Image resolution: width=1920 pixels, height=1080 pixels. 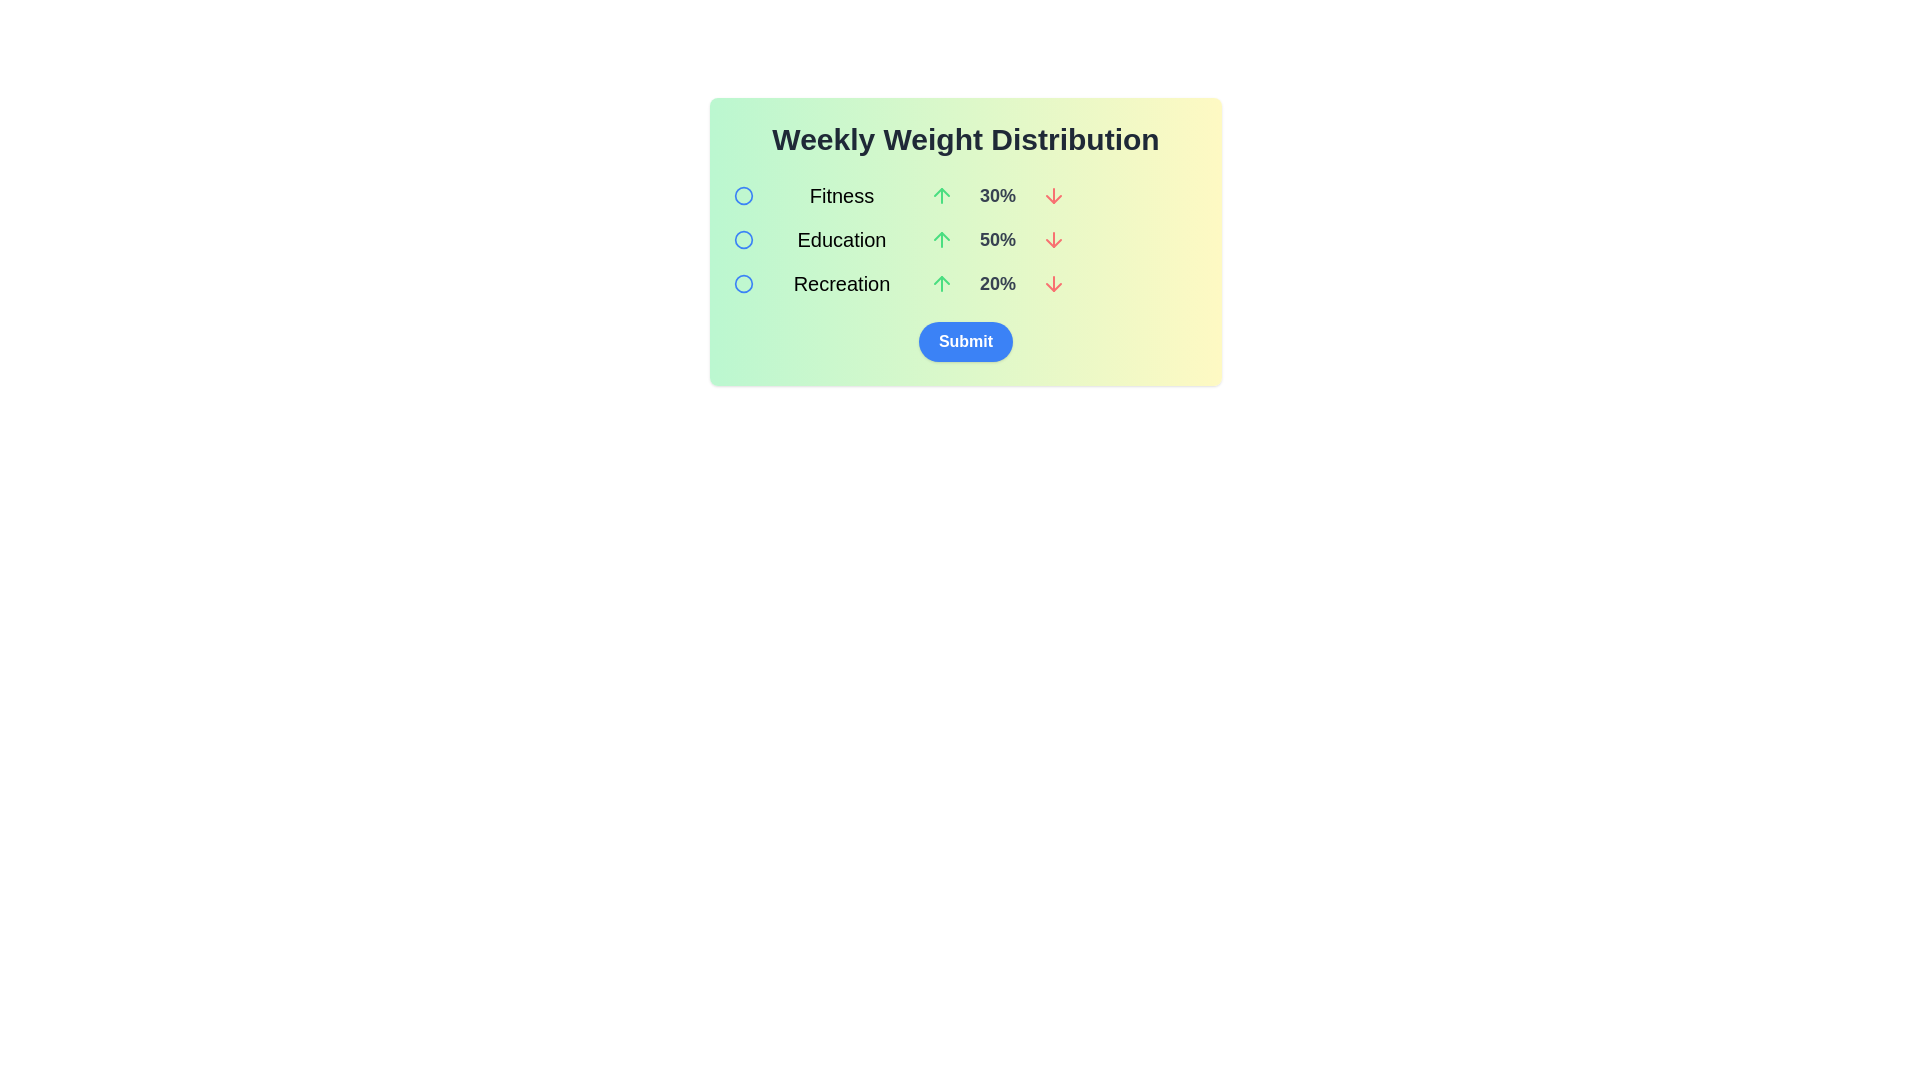 What do you see at coordinates (965, 341) in the screenshot?
I see `the 'Submit' button to finalize the weight distribution` at bounding box center [965, 341].